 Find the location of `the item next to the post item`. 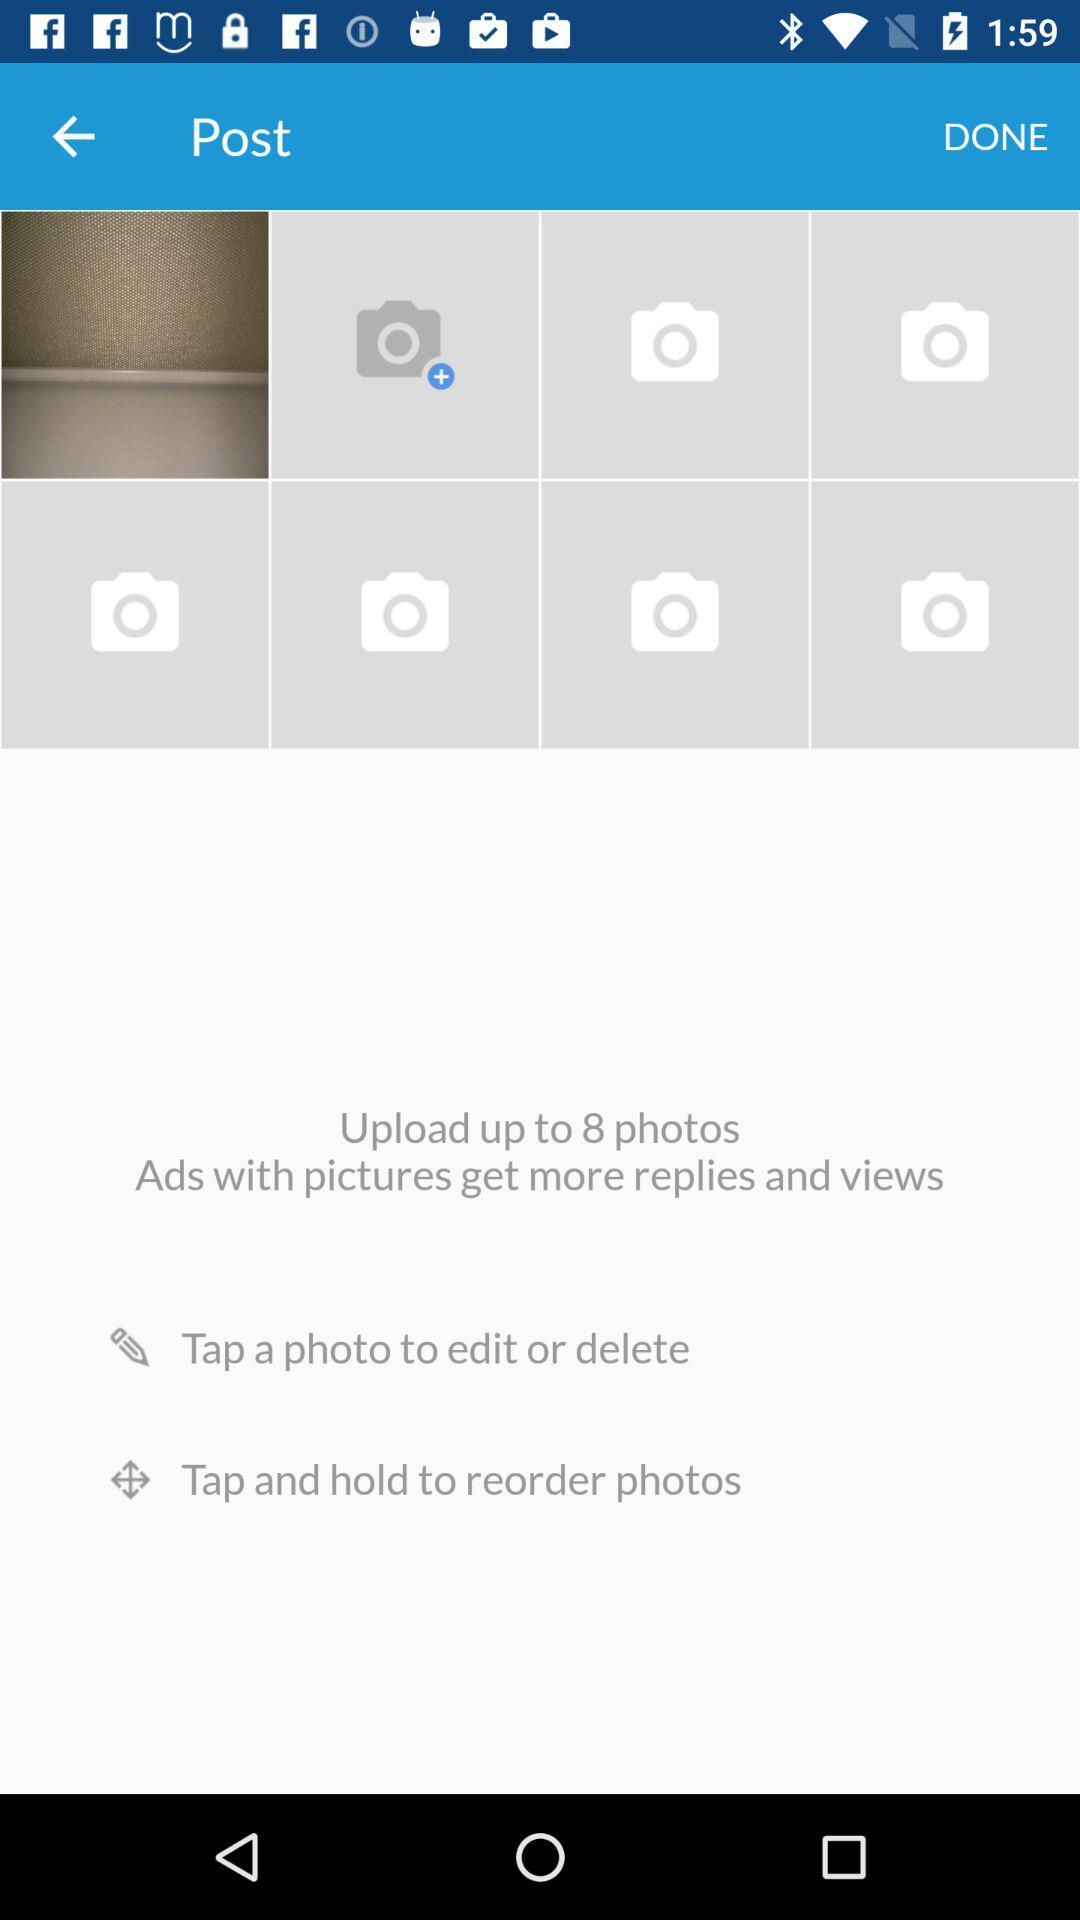

the item next to the post item is located at coordinates (72, 135).